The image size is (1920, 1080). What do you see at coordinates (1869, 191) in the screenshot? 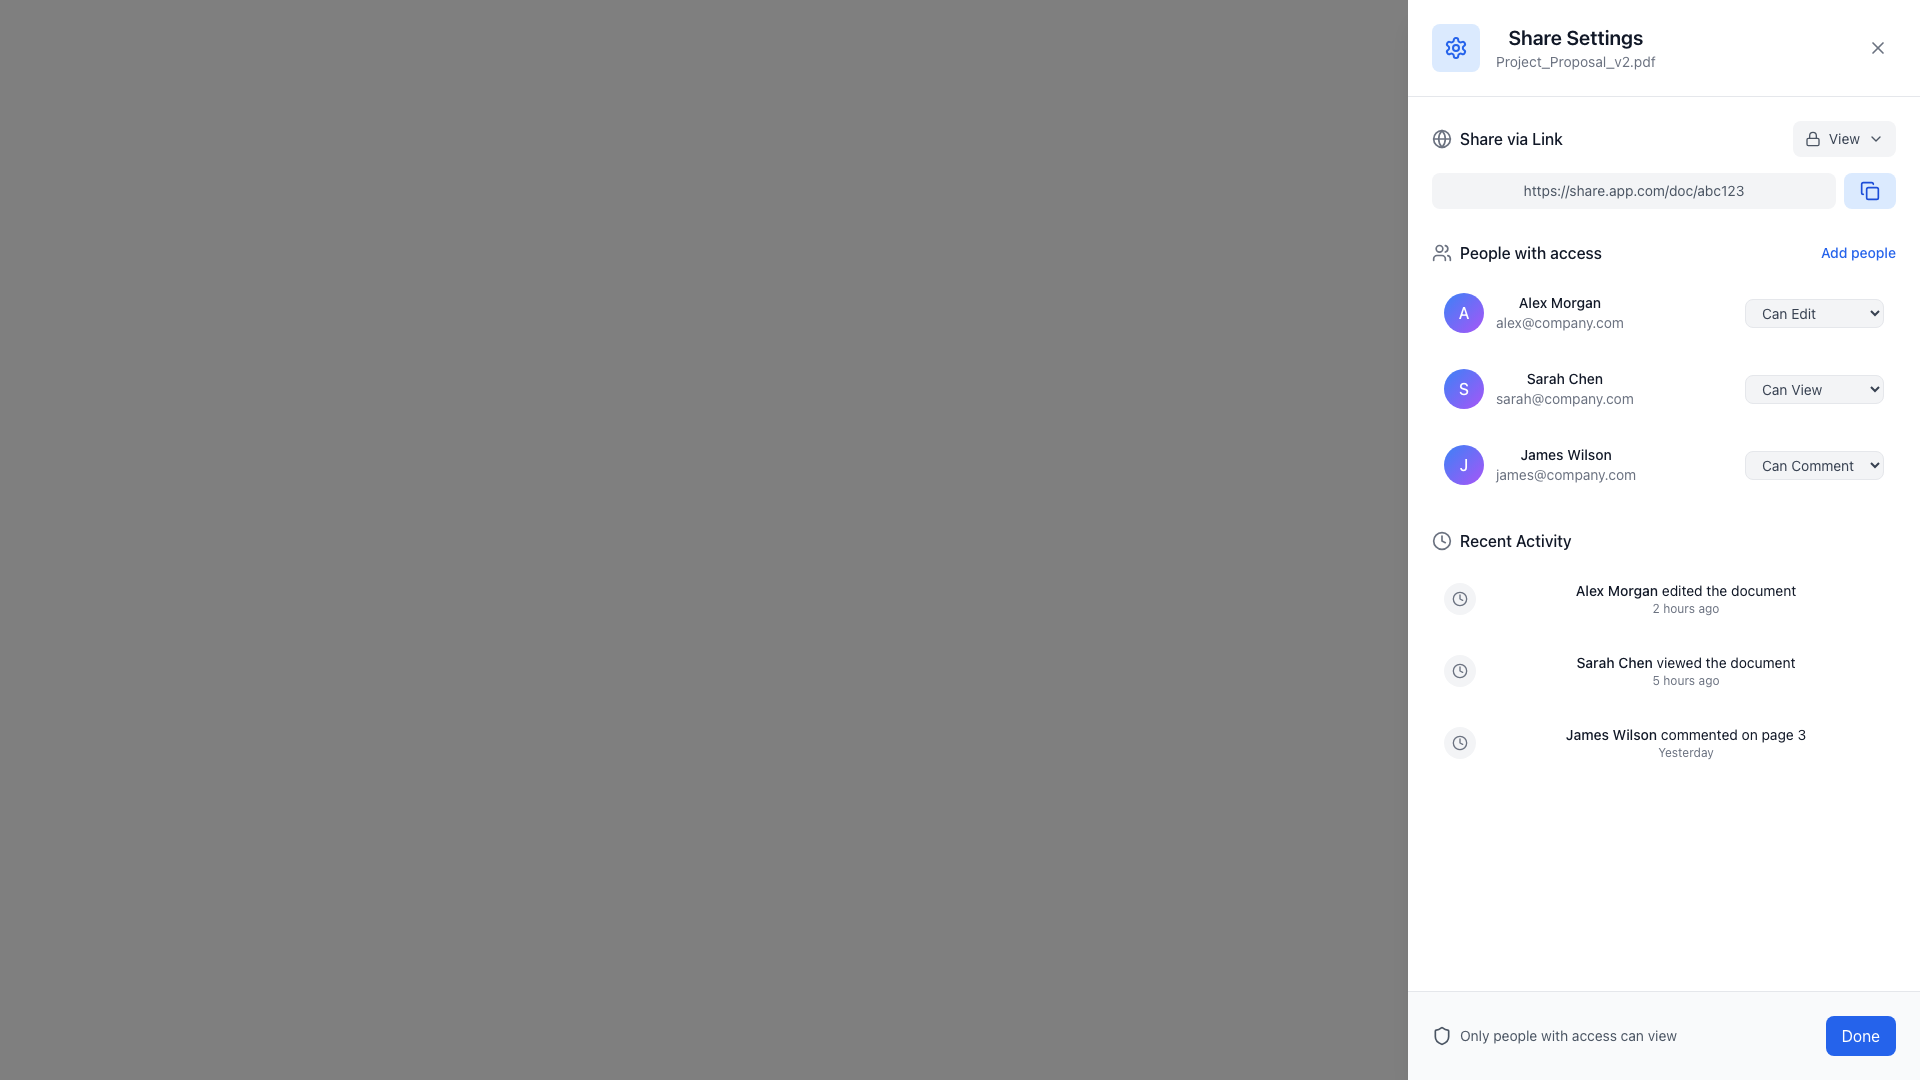
I see `the 'Copy Link' button located at the right end of the 'Share via Link' field` at bounding box center [1869, 191].